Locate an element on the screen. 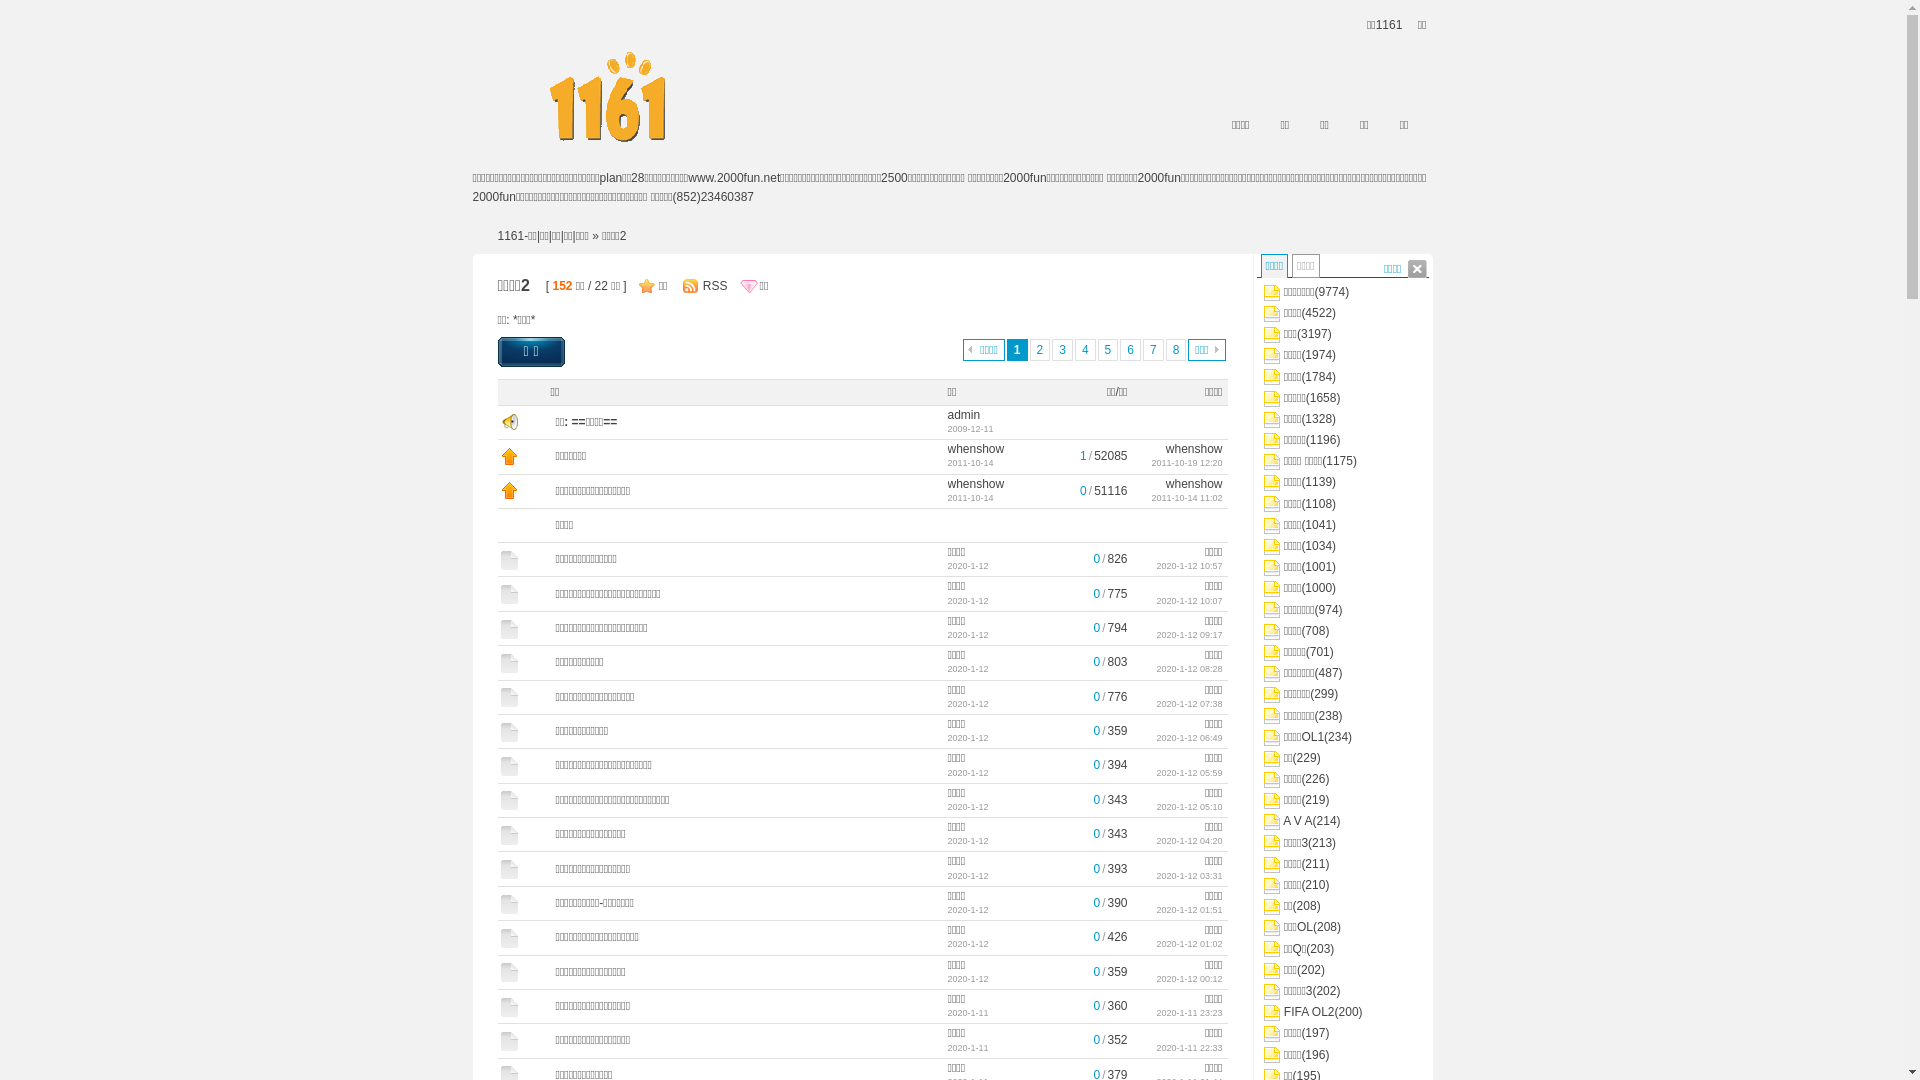 Image resolution: width=1920 pixels, height=1080 pixels. '4' is located at coordinates (1084, 349).